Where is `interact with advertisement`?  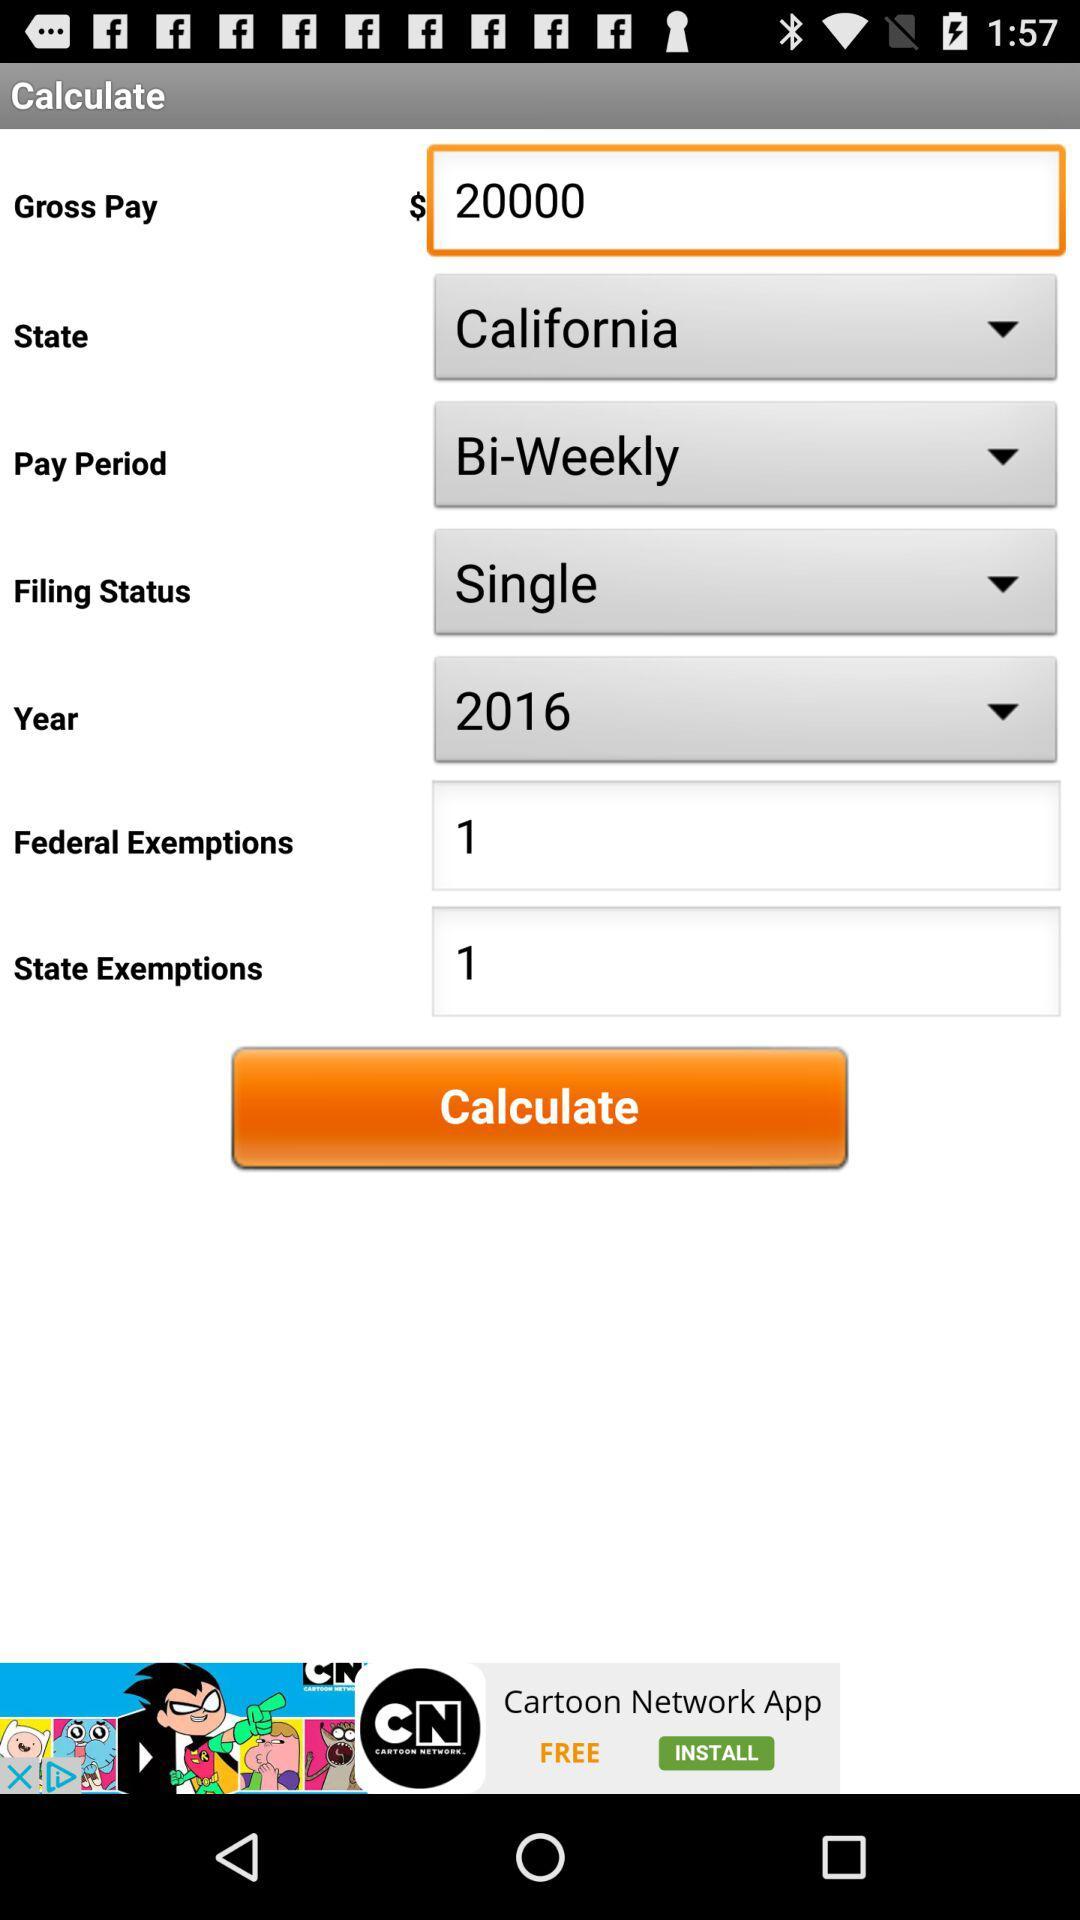 interact with advertisement is located at coordinates (419, 1727).